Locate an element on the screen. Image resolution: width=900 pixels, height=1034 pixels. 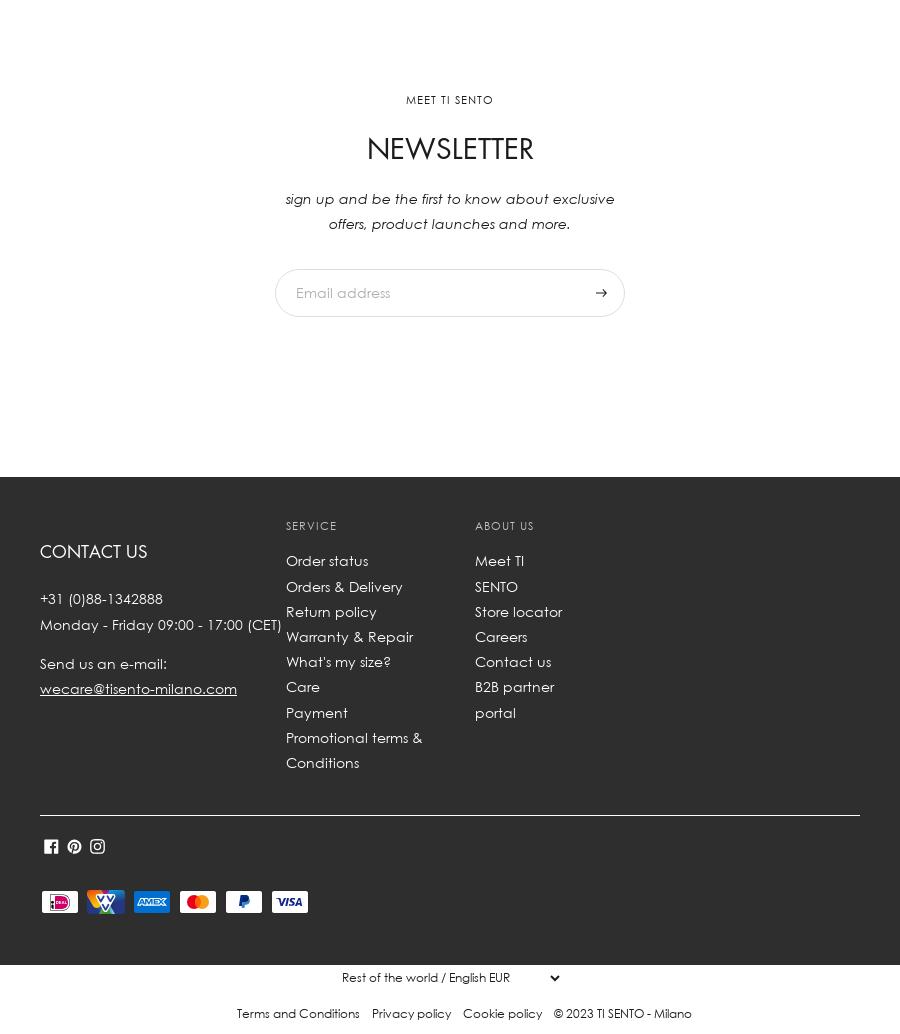
'Email address' is located at coordinates (332, 266).